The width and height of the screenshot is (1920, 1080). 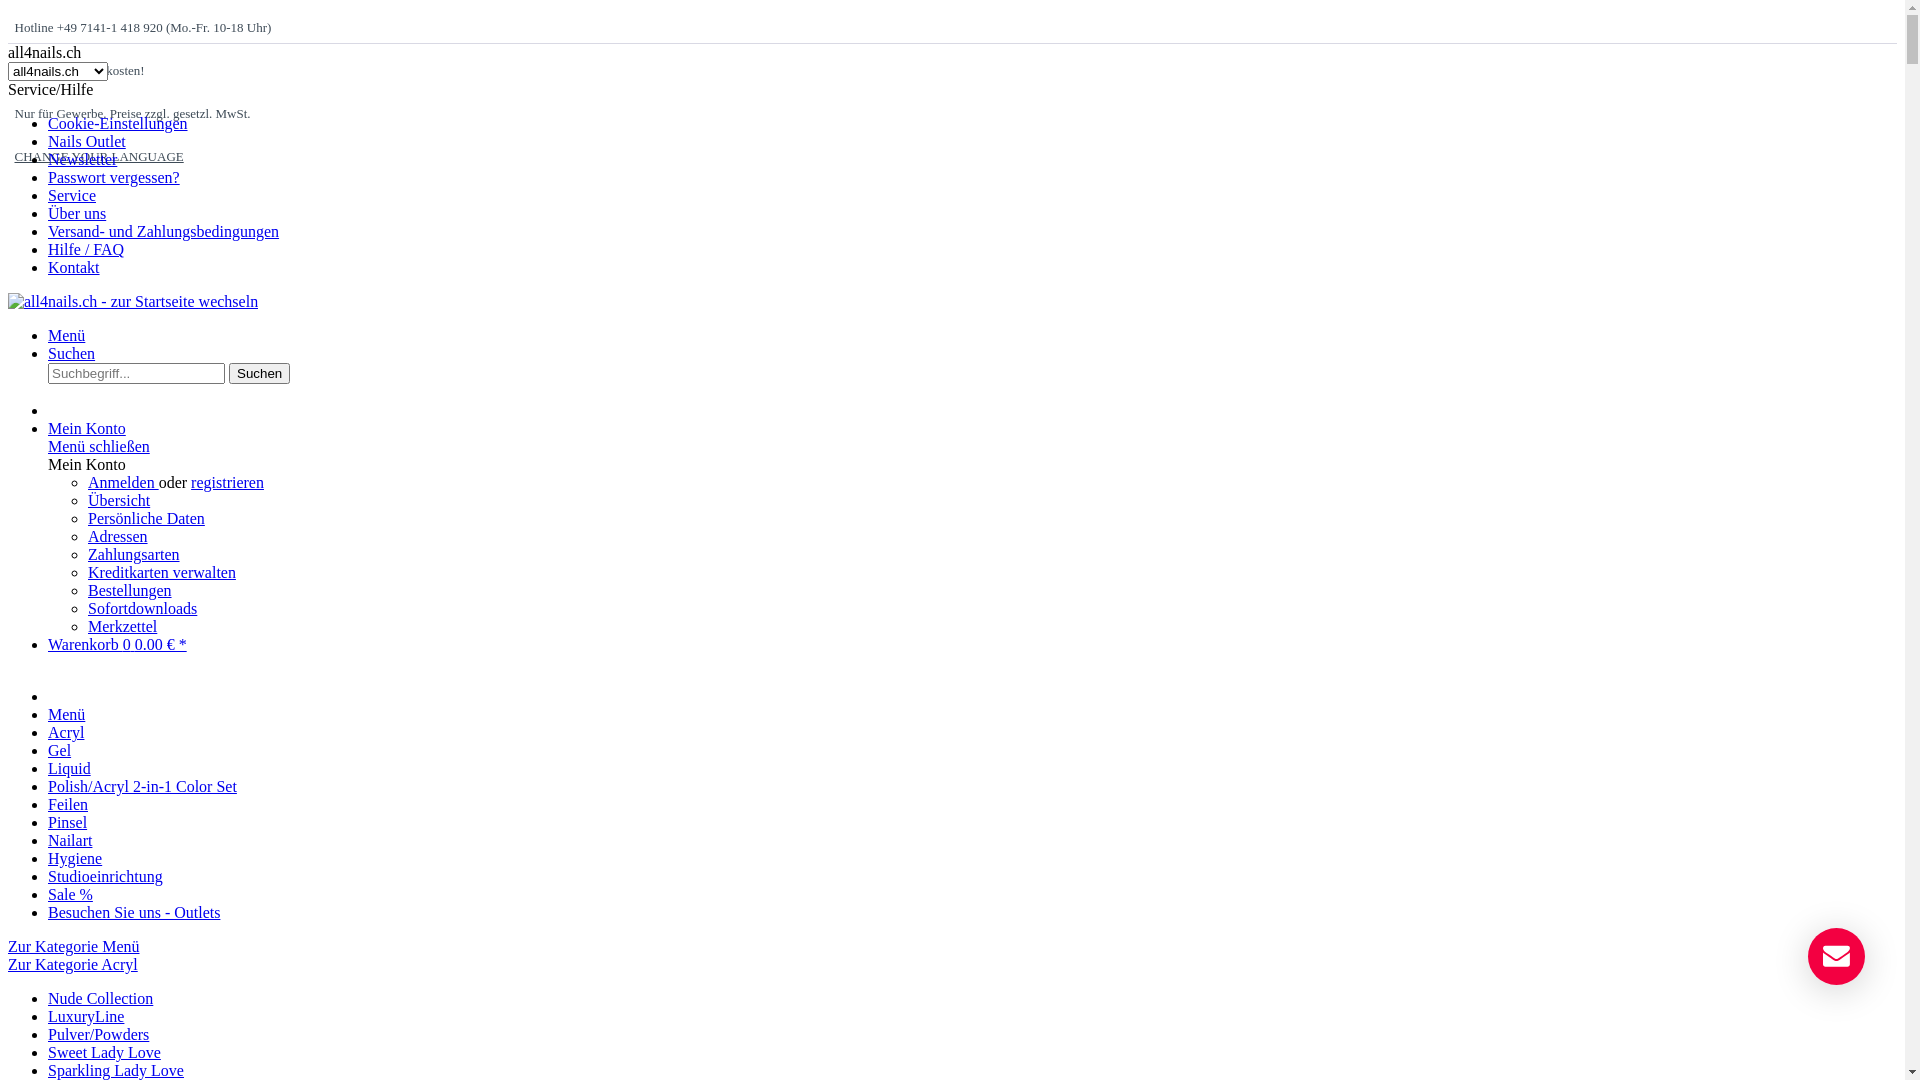 What do you see at coordinates (75, 857) in the screenshot?
I see `'Hygiene'` at bounding box center [75, 857].